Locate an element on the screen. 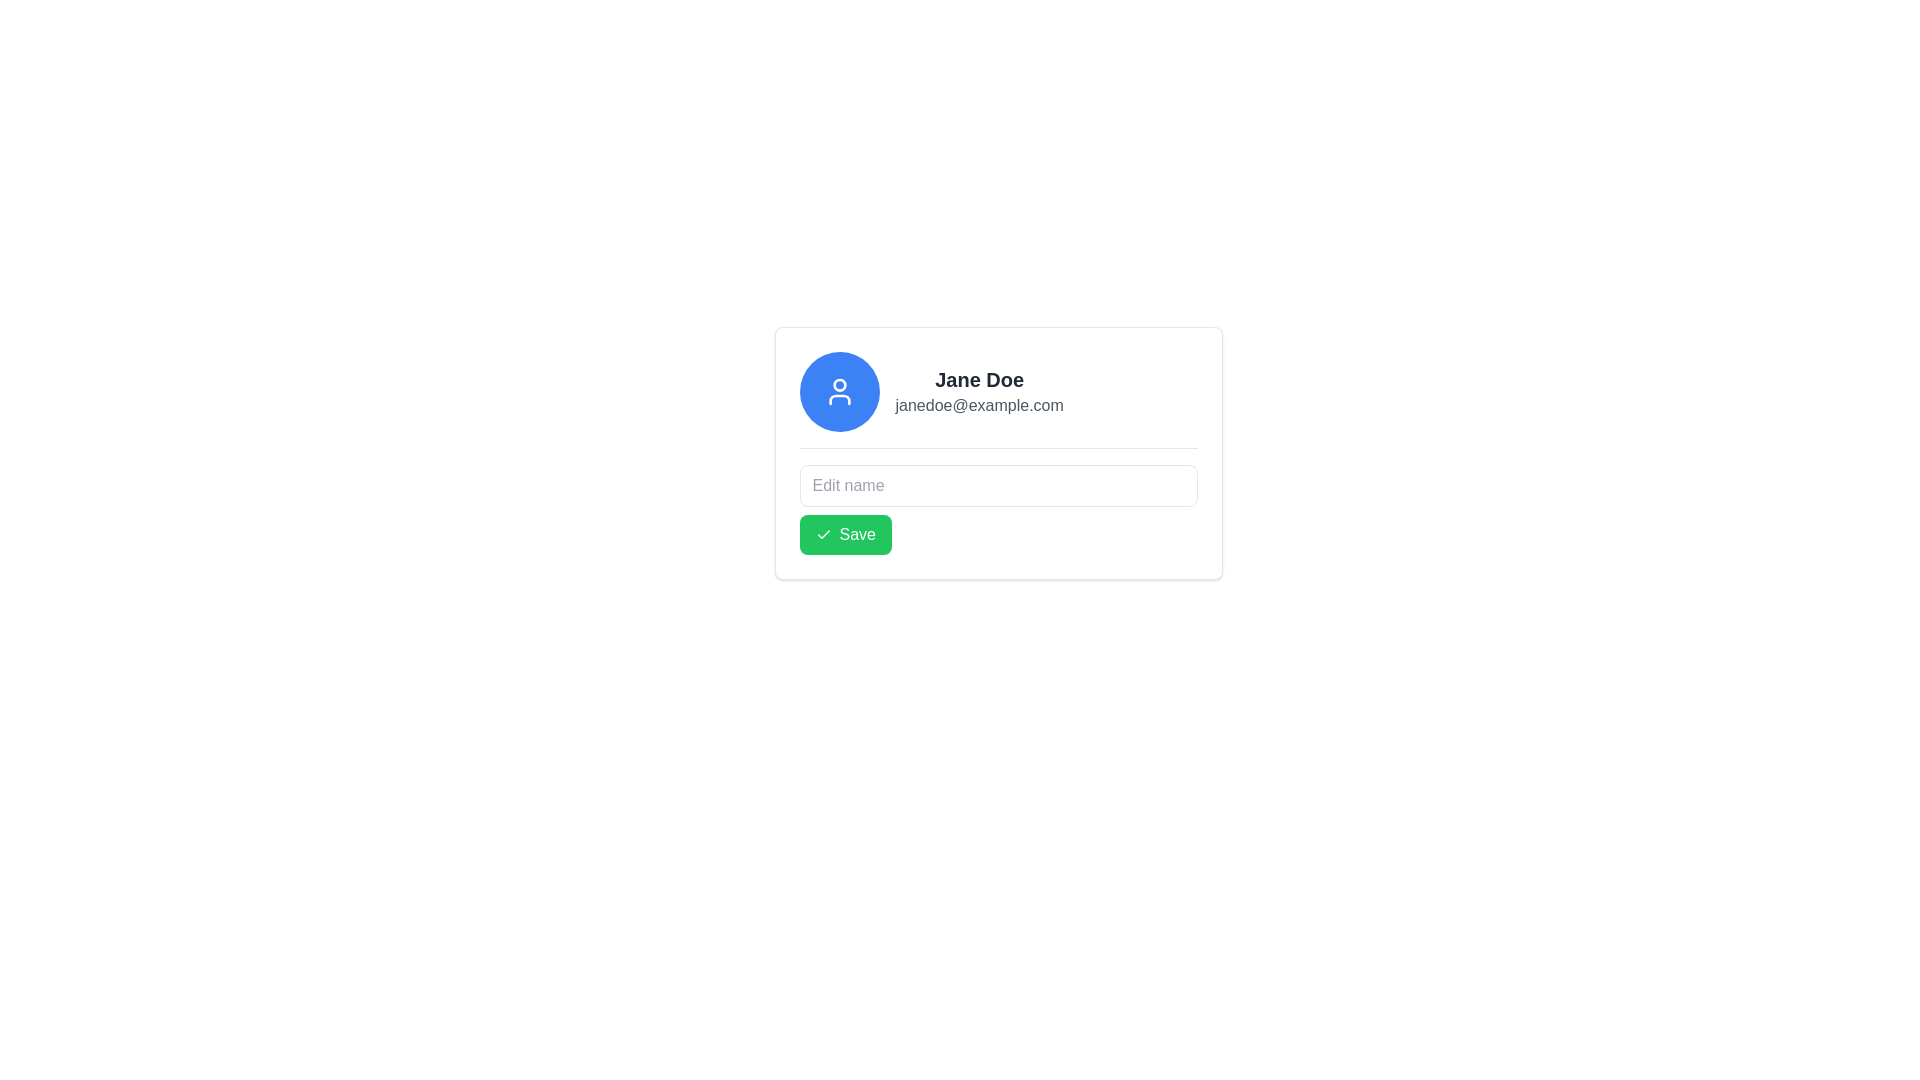  the green 'Save' button located beneath the 'Edit name' text input field is located at coordinates (845, 534).